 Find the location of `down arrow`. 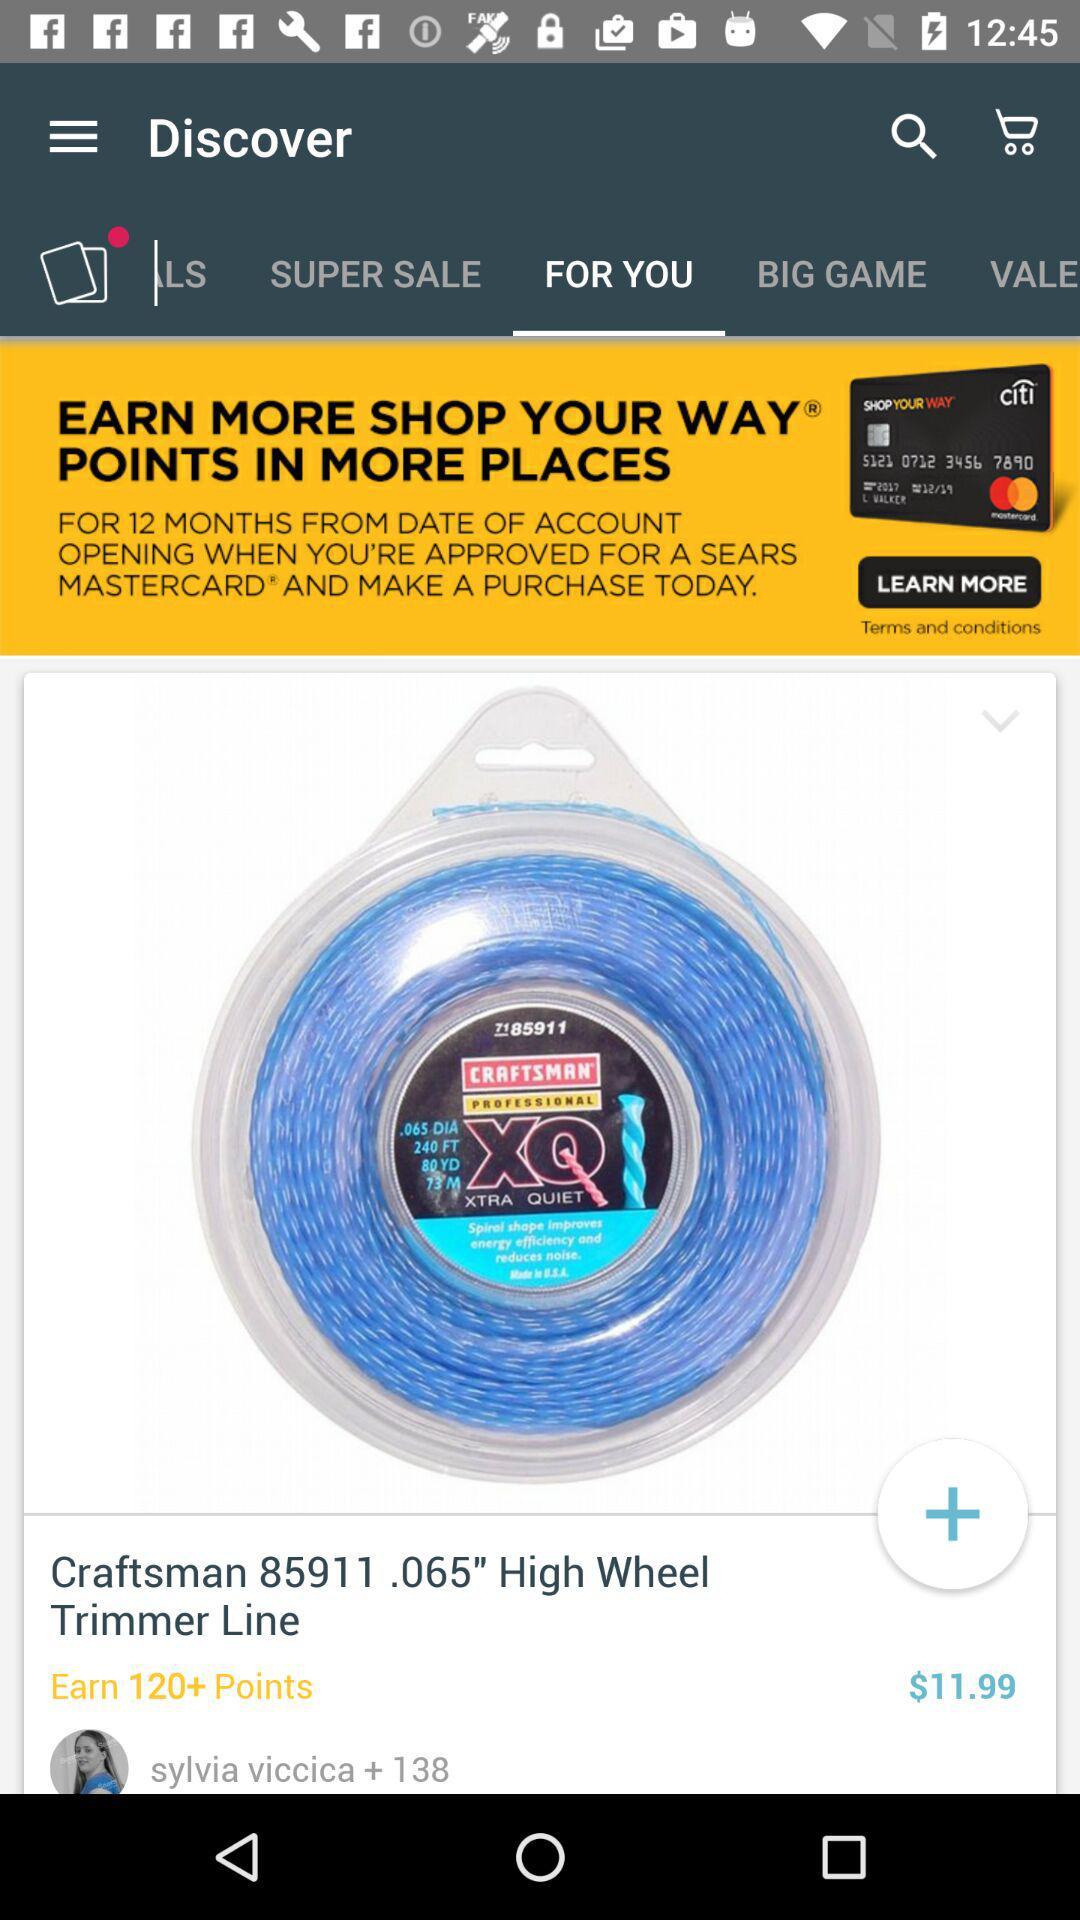

down arrow is located at coordinates (996, 723).